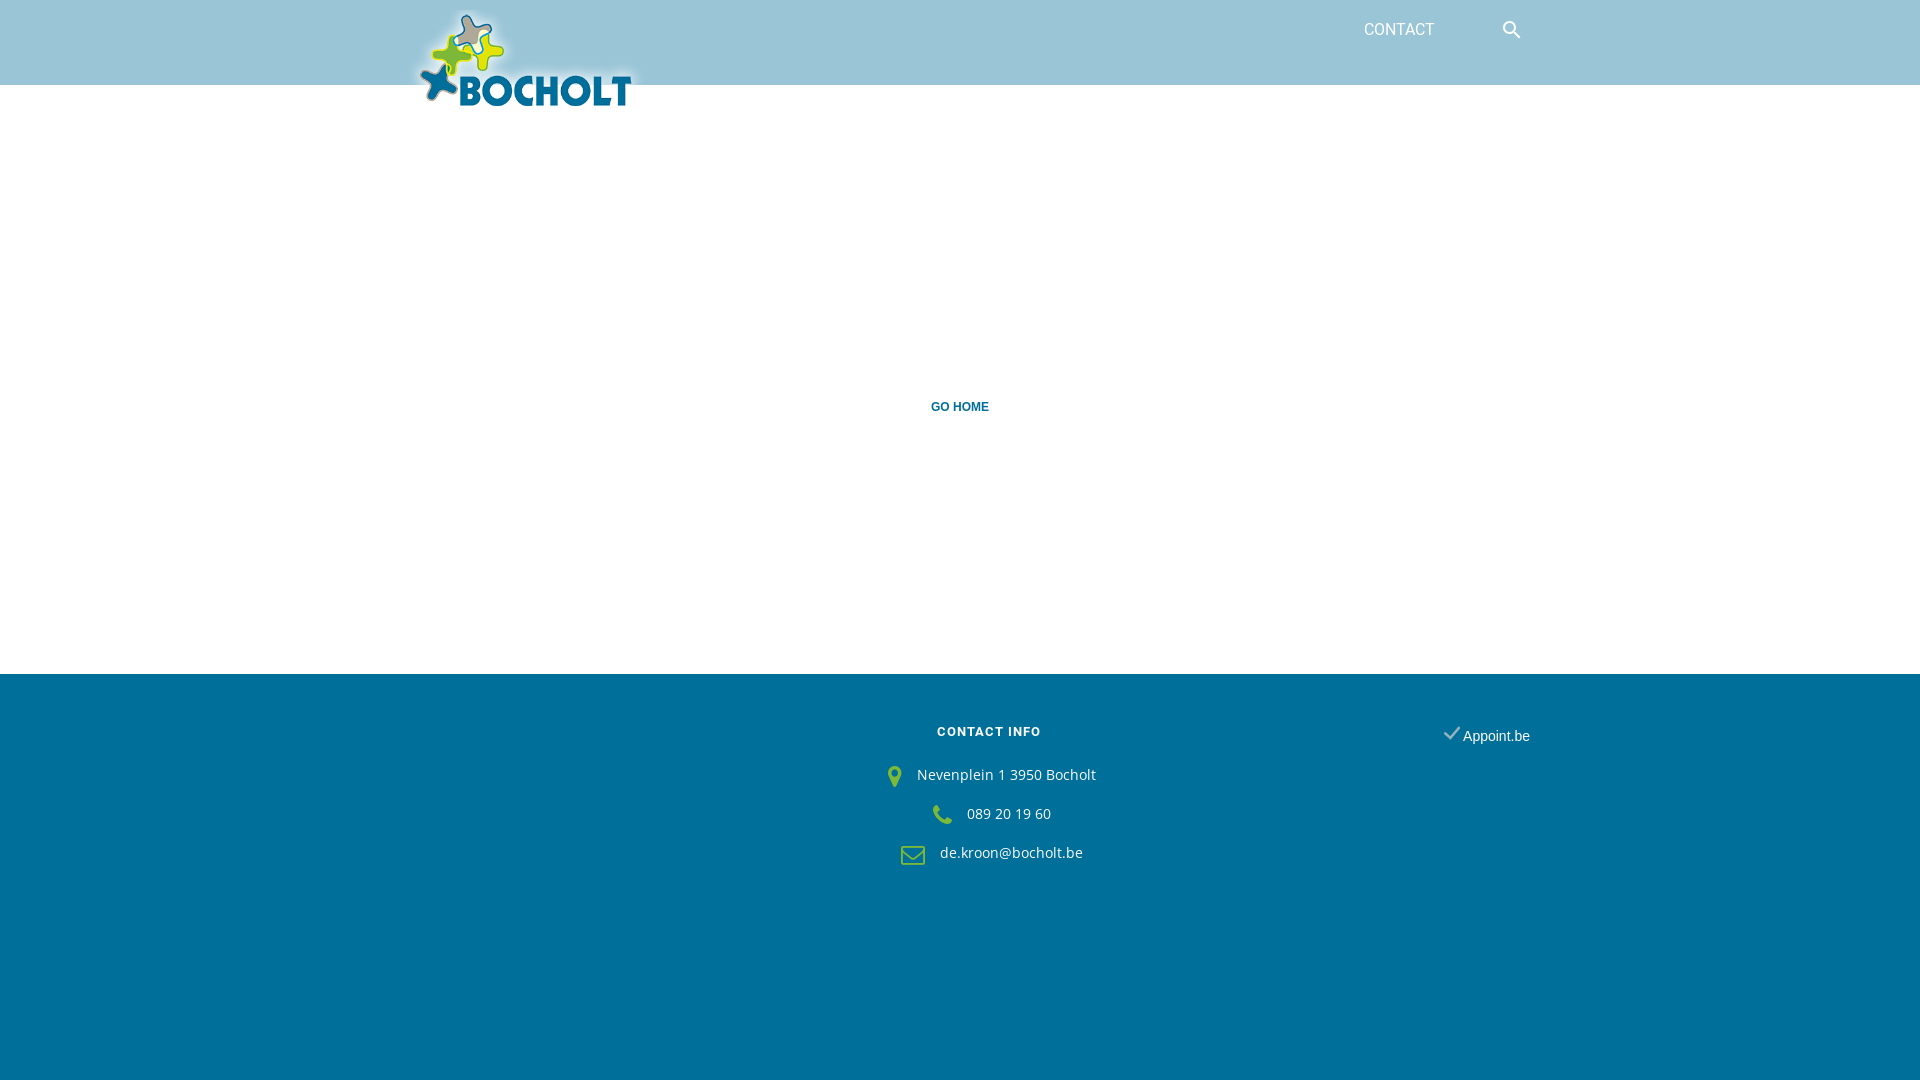  I want to click on 'de.kroon@bocholt.be', so click(939, 851).